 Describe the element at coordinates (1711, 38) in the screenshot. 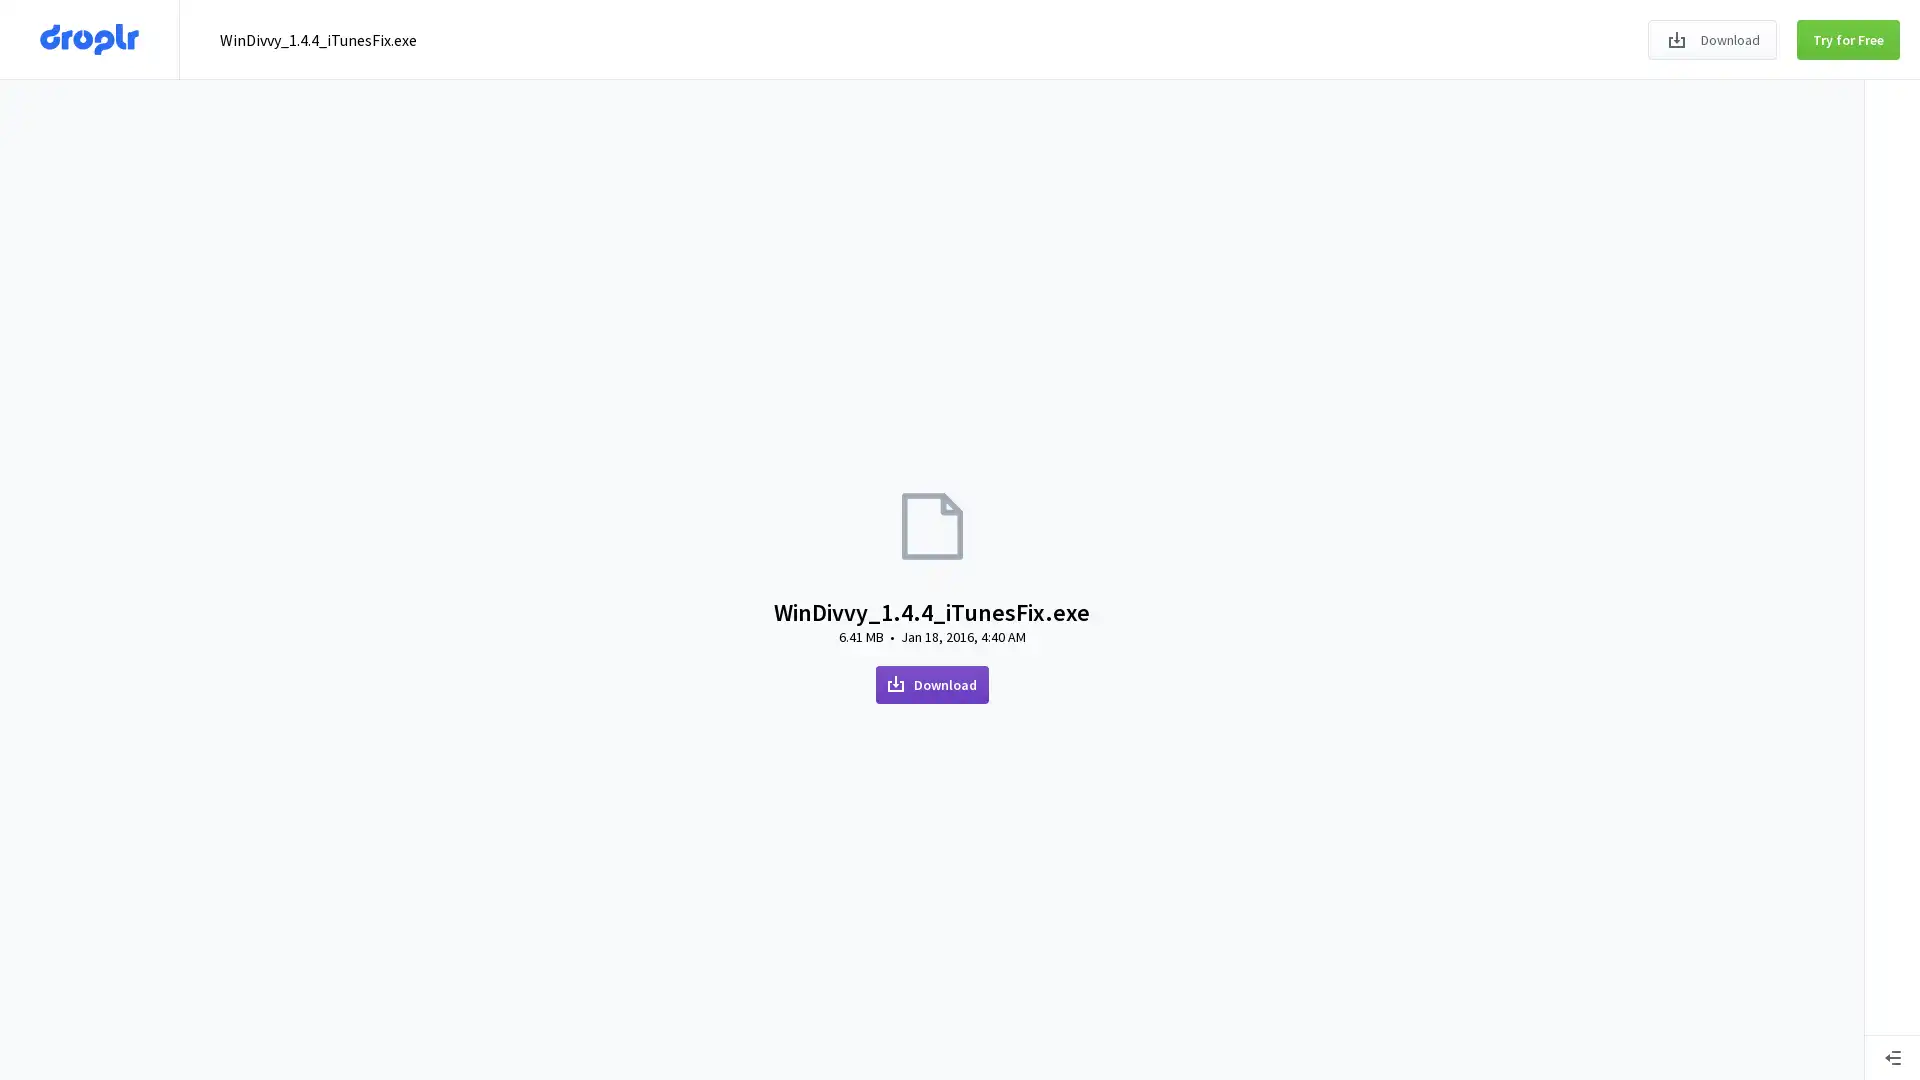

I see `Download` at that location.